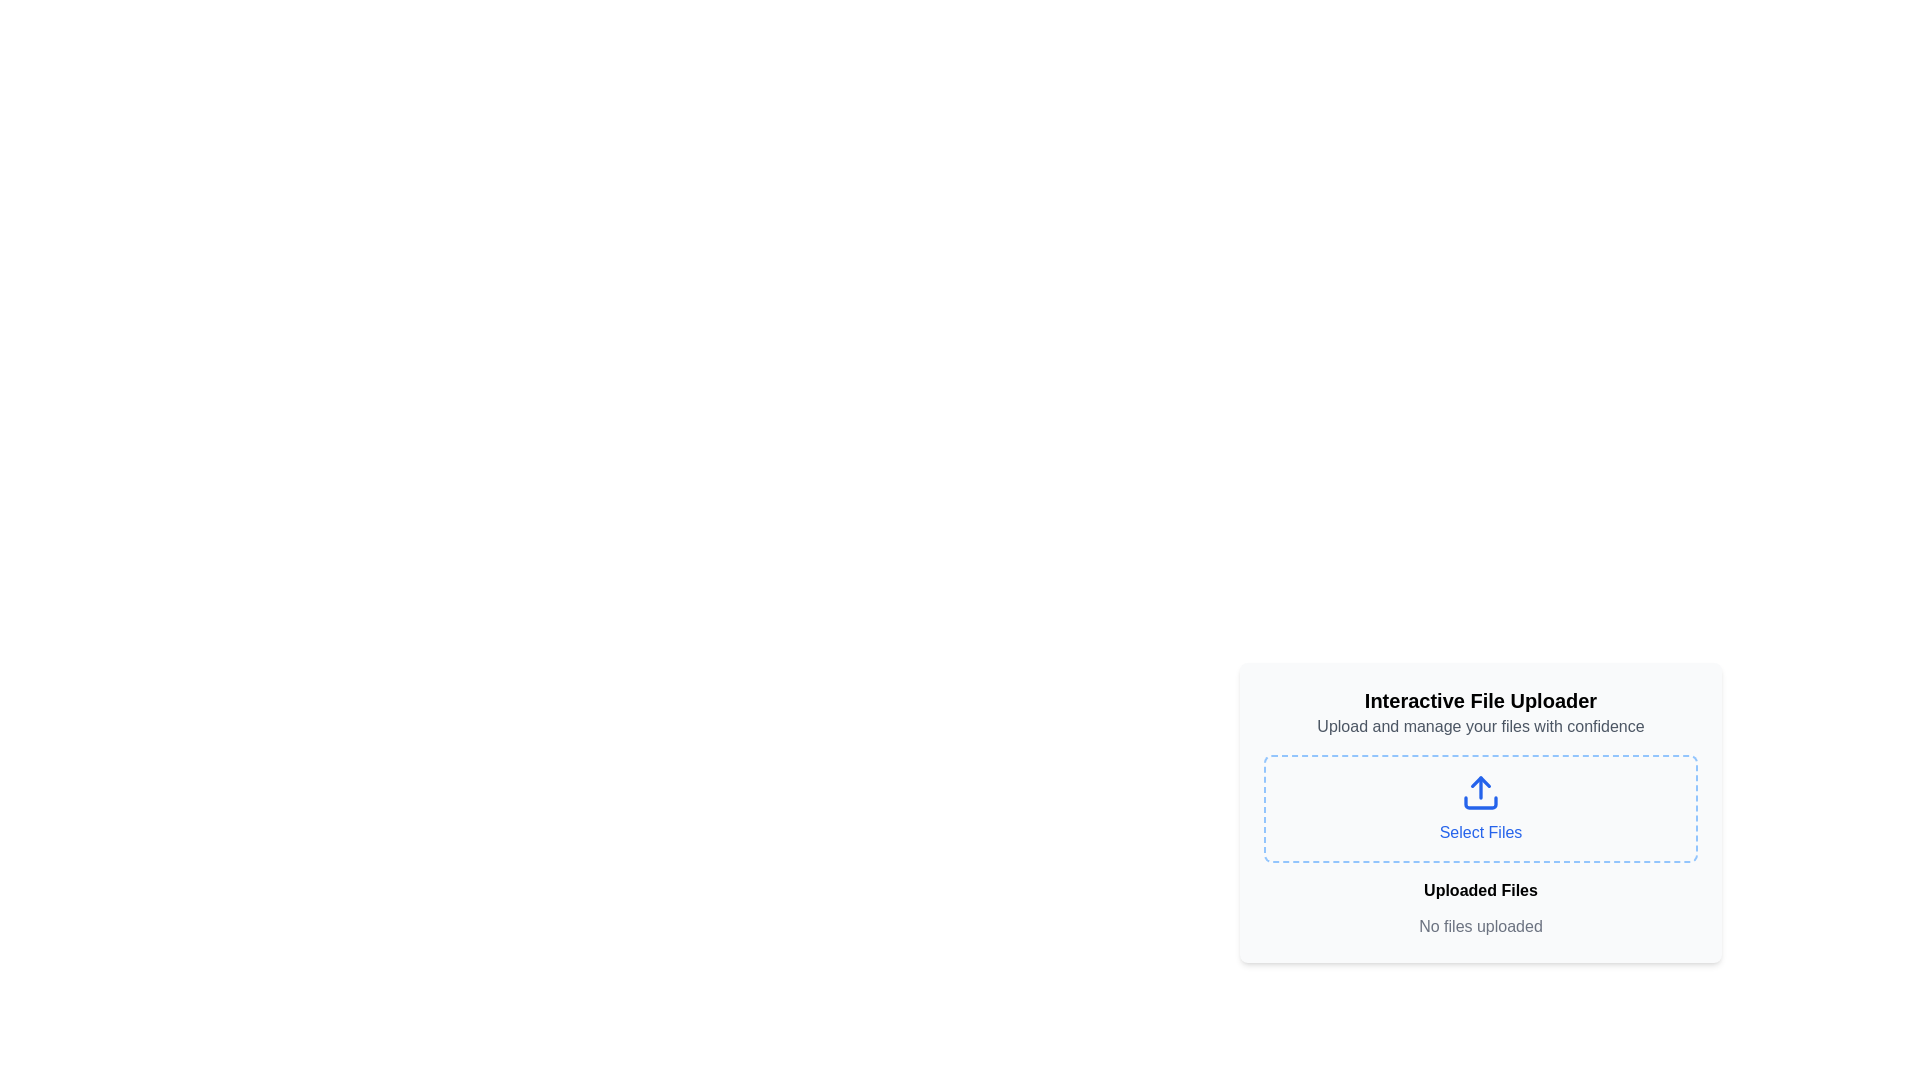 Image resolution: width=1920 pixels, height=1080 pixels. What do you see at coordinates (1481, 890) in the screenshot?
I see `the text label displaying 'Uploaded Files' in bold font located in the lower part of the file uploading interface` at bounding box center [1481, 890].